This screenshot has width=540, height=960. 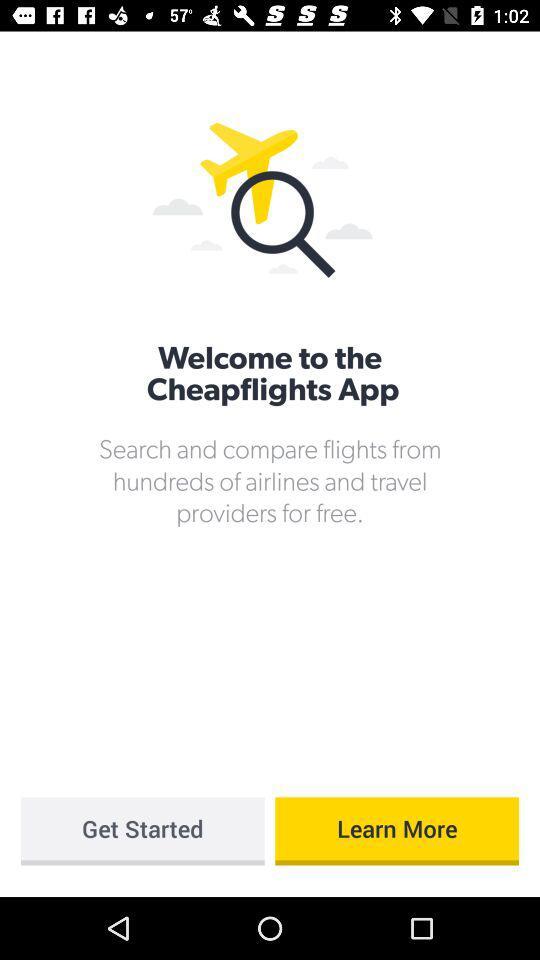 I want to click on icon below the search and compare, so click(x=397, y=831).